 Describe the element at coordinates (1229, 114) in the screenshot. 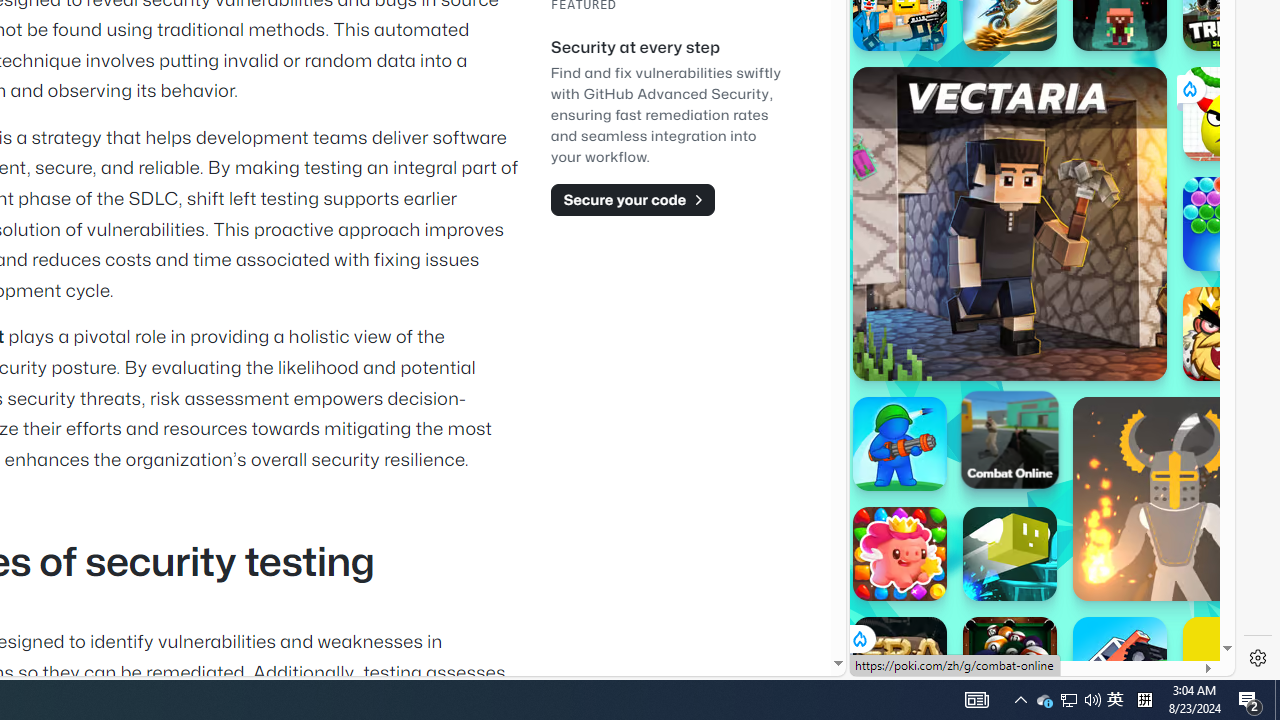

I see `'Draw To Smash: Logic Puzzle'` at that location.